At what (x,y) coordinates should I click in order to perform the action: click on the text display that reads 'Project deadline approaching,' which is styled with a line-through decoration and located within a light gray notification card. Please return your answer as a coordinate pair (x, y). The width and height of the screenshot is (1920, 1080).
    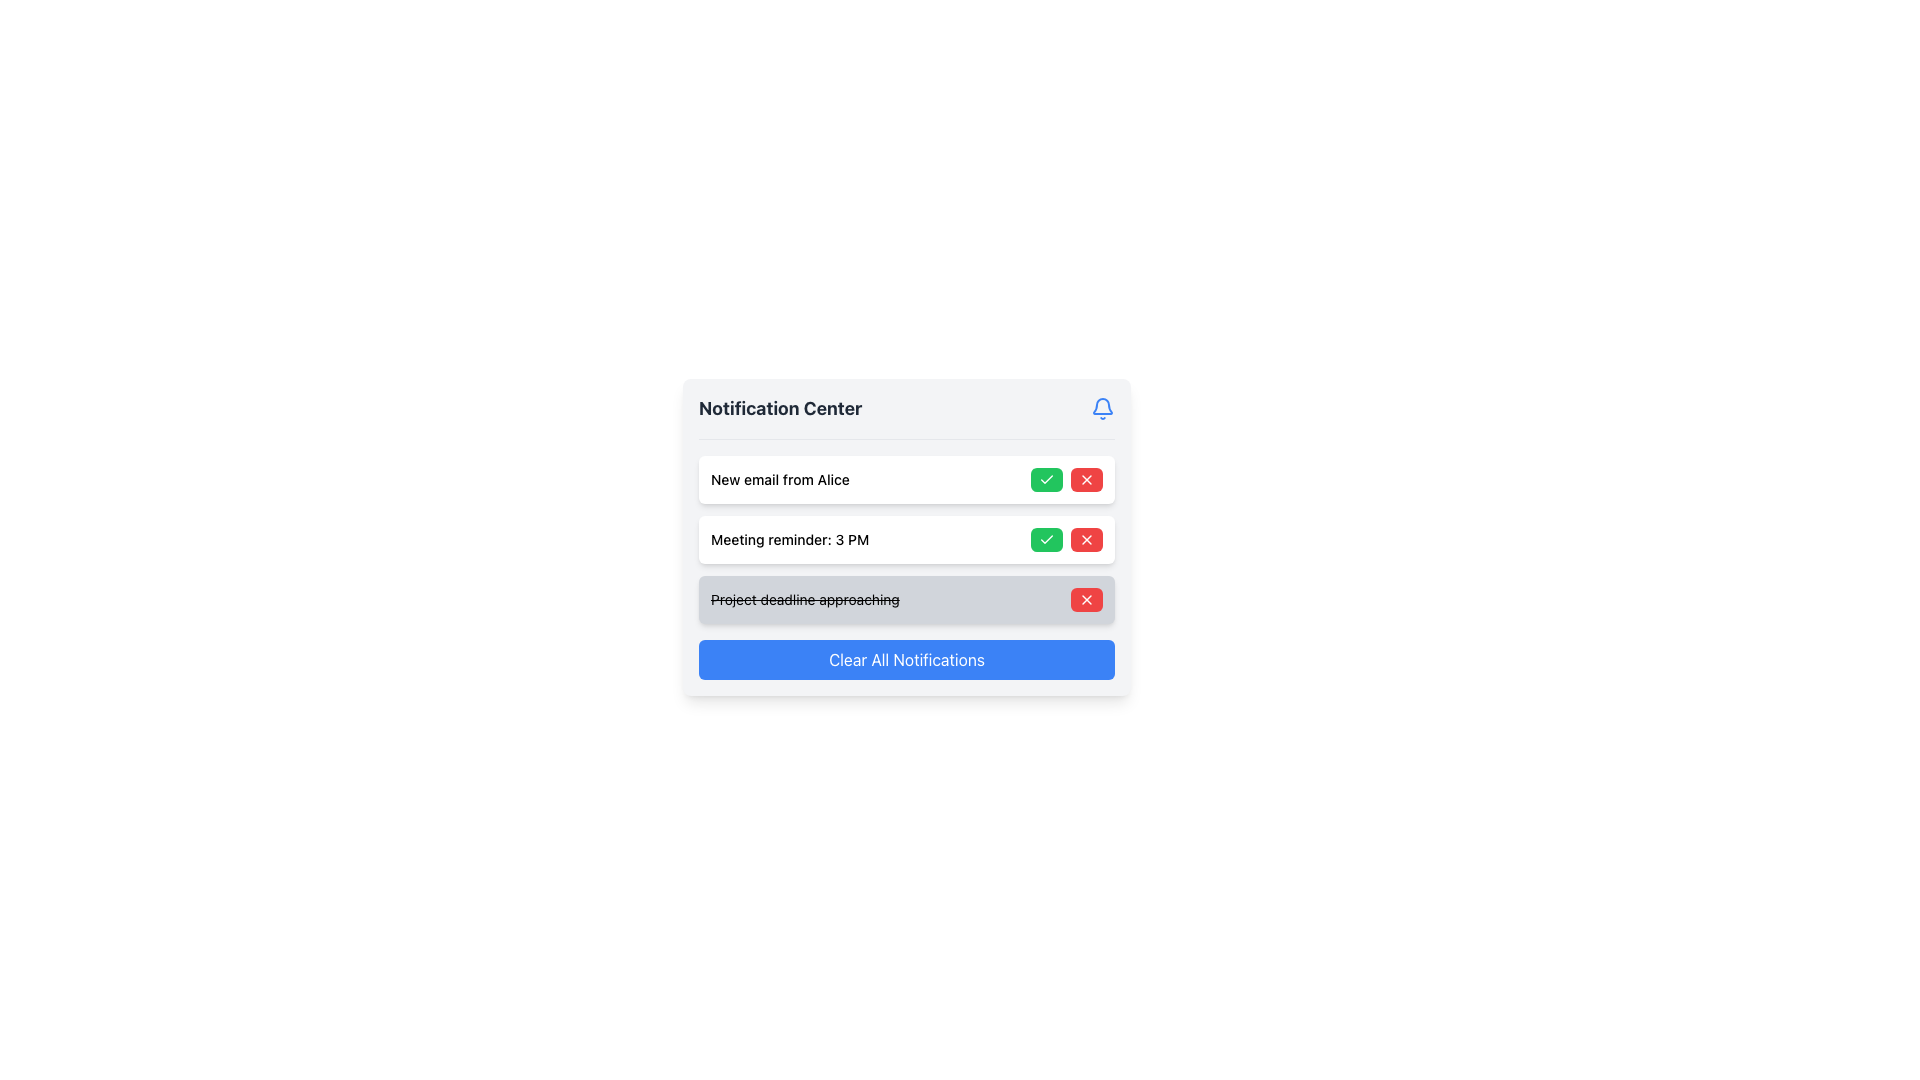
    Looking at the image, I should click on (805, 599).